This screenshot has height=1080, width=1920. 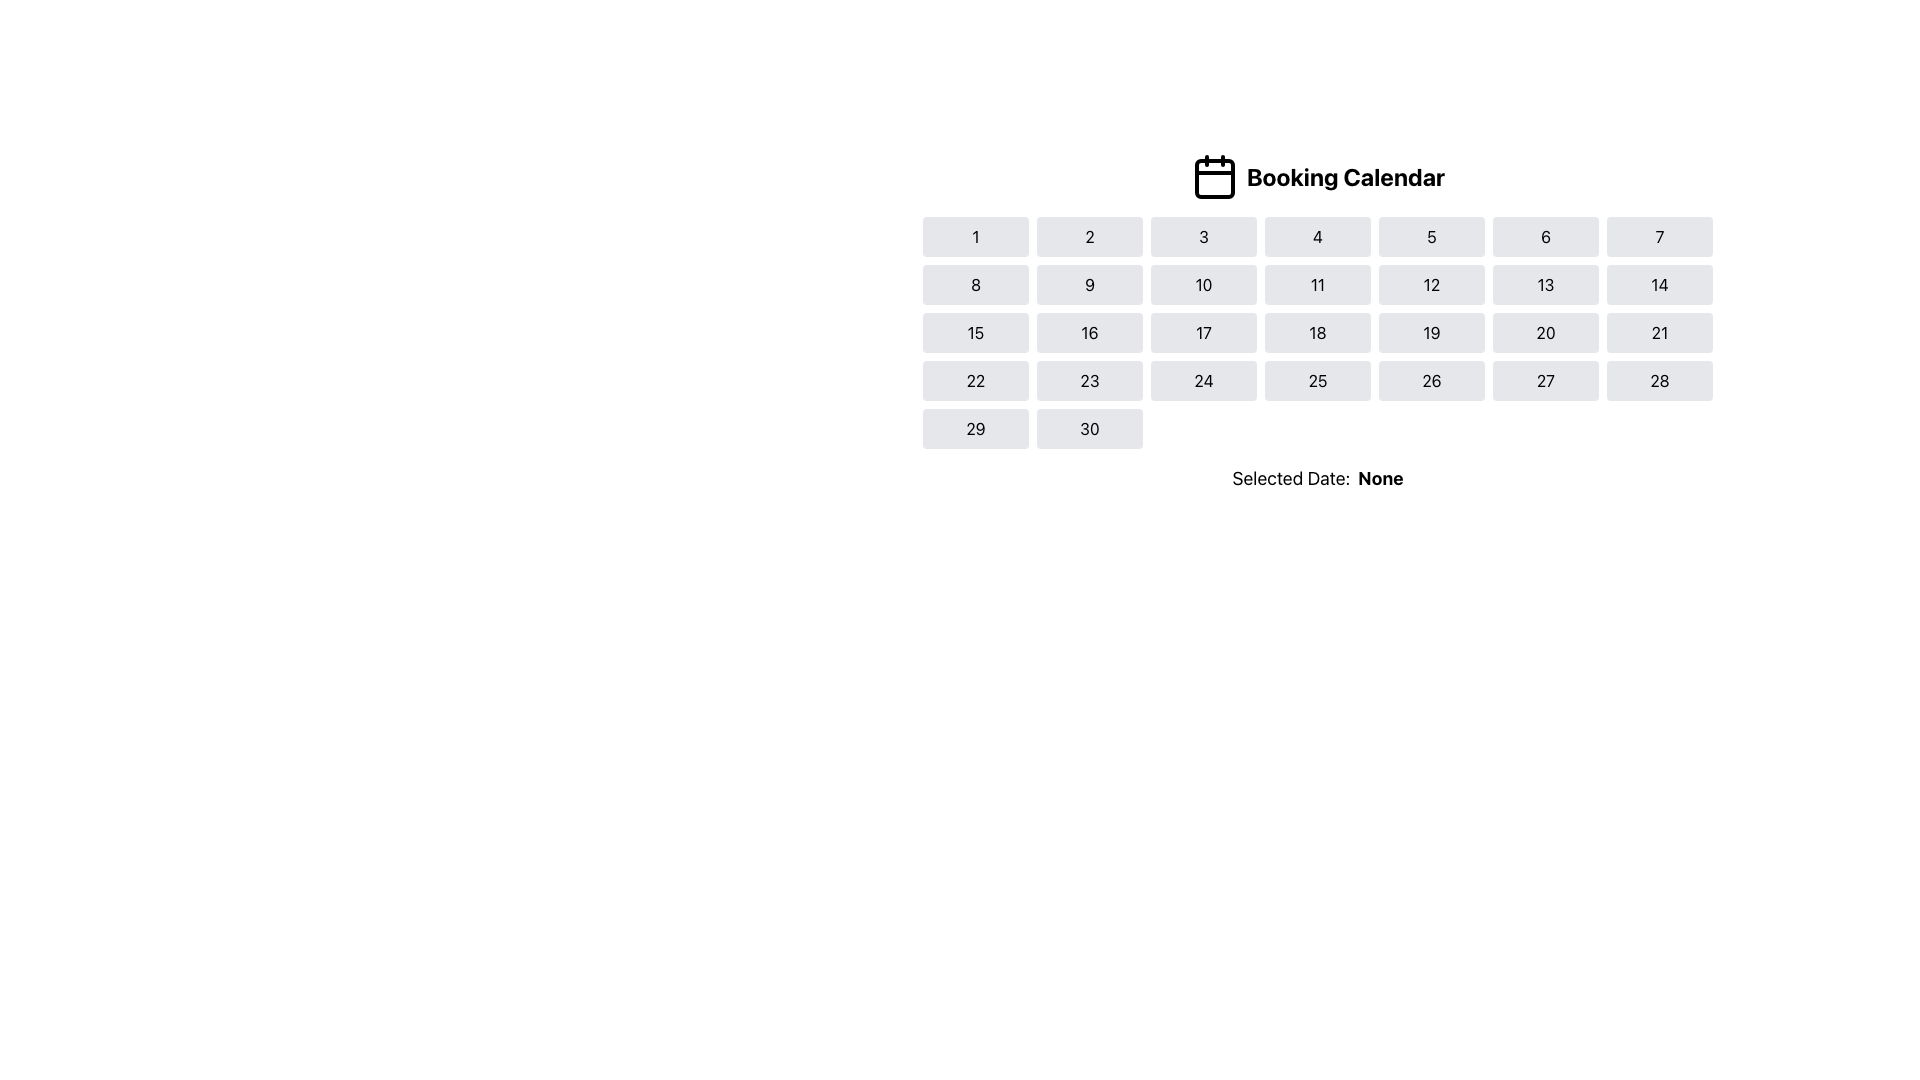 What do you see at coordinates (1660, 381) in the screenshot?
I see `the button displaying the text '28' which is located in the last column of the bottom row in a calendar view` at bounding box center [1660, 381].